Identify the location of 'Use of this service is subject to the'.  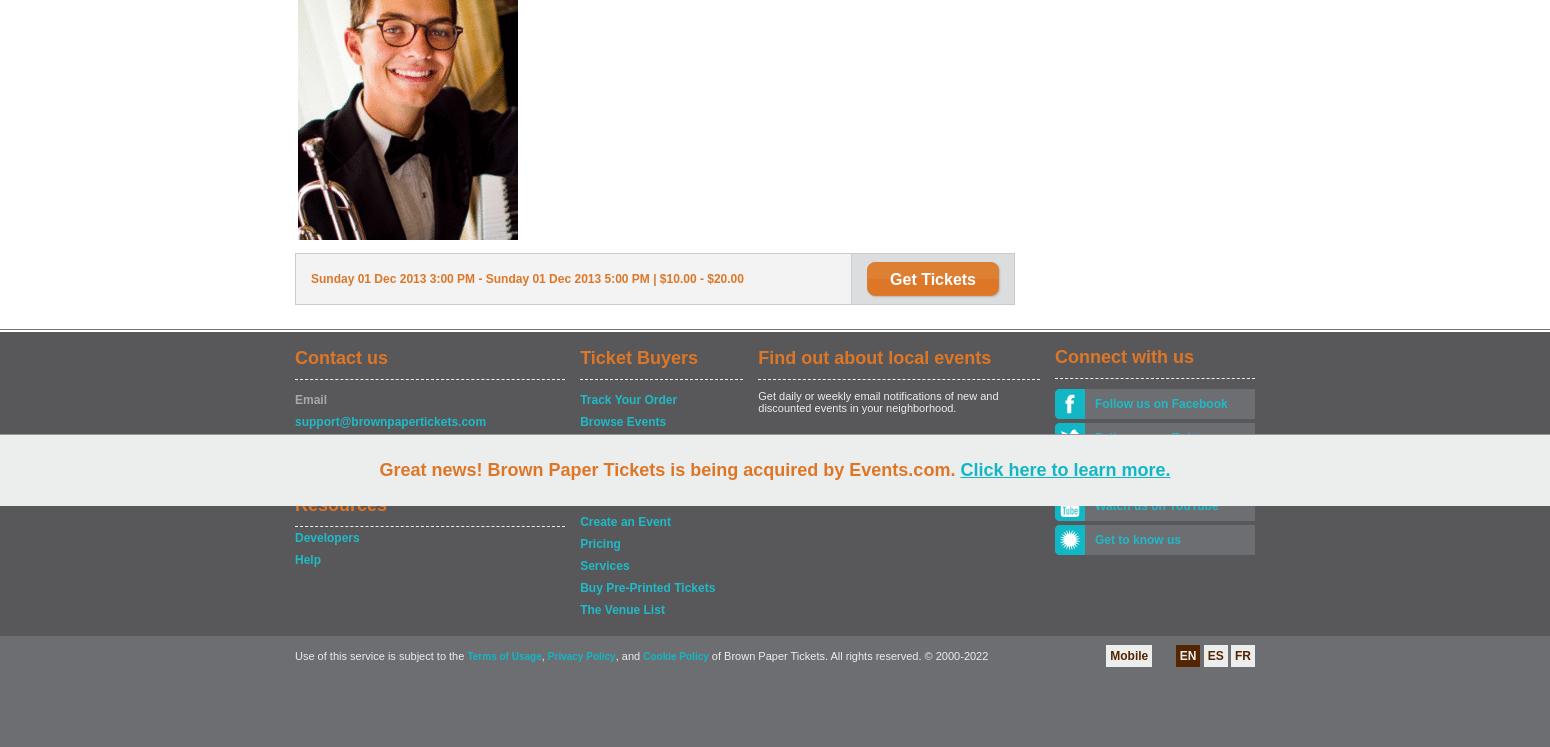
(379, 655).